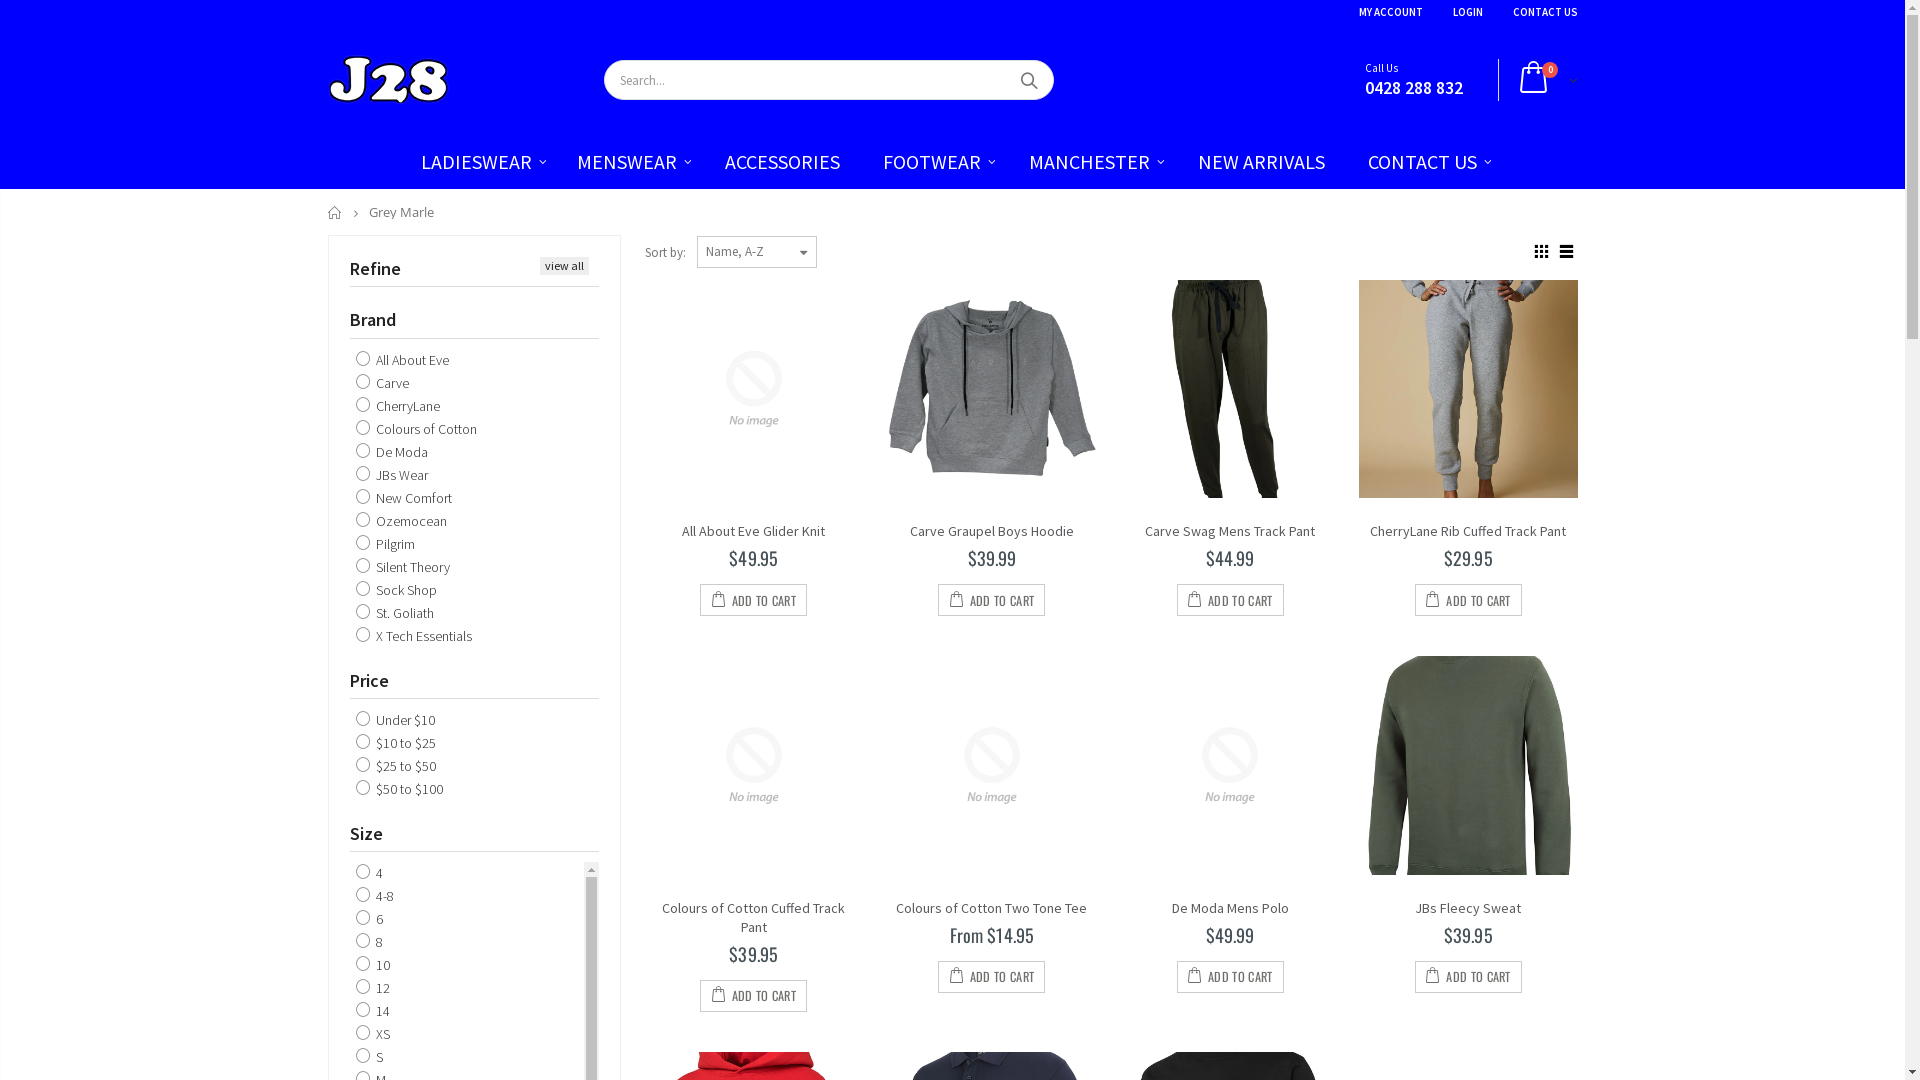  I want to click on 'All About Eve', so click(355, 358).